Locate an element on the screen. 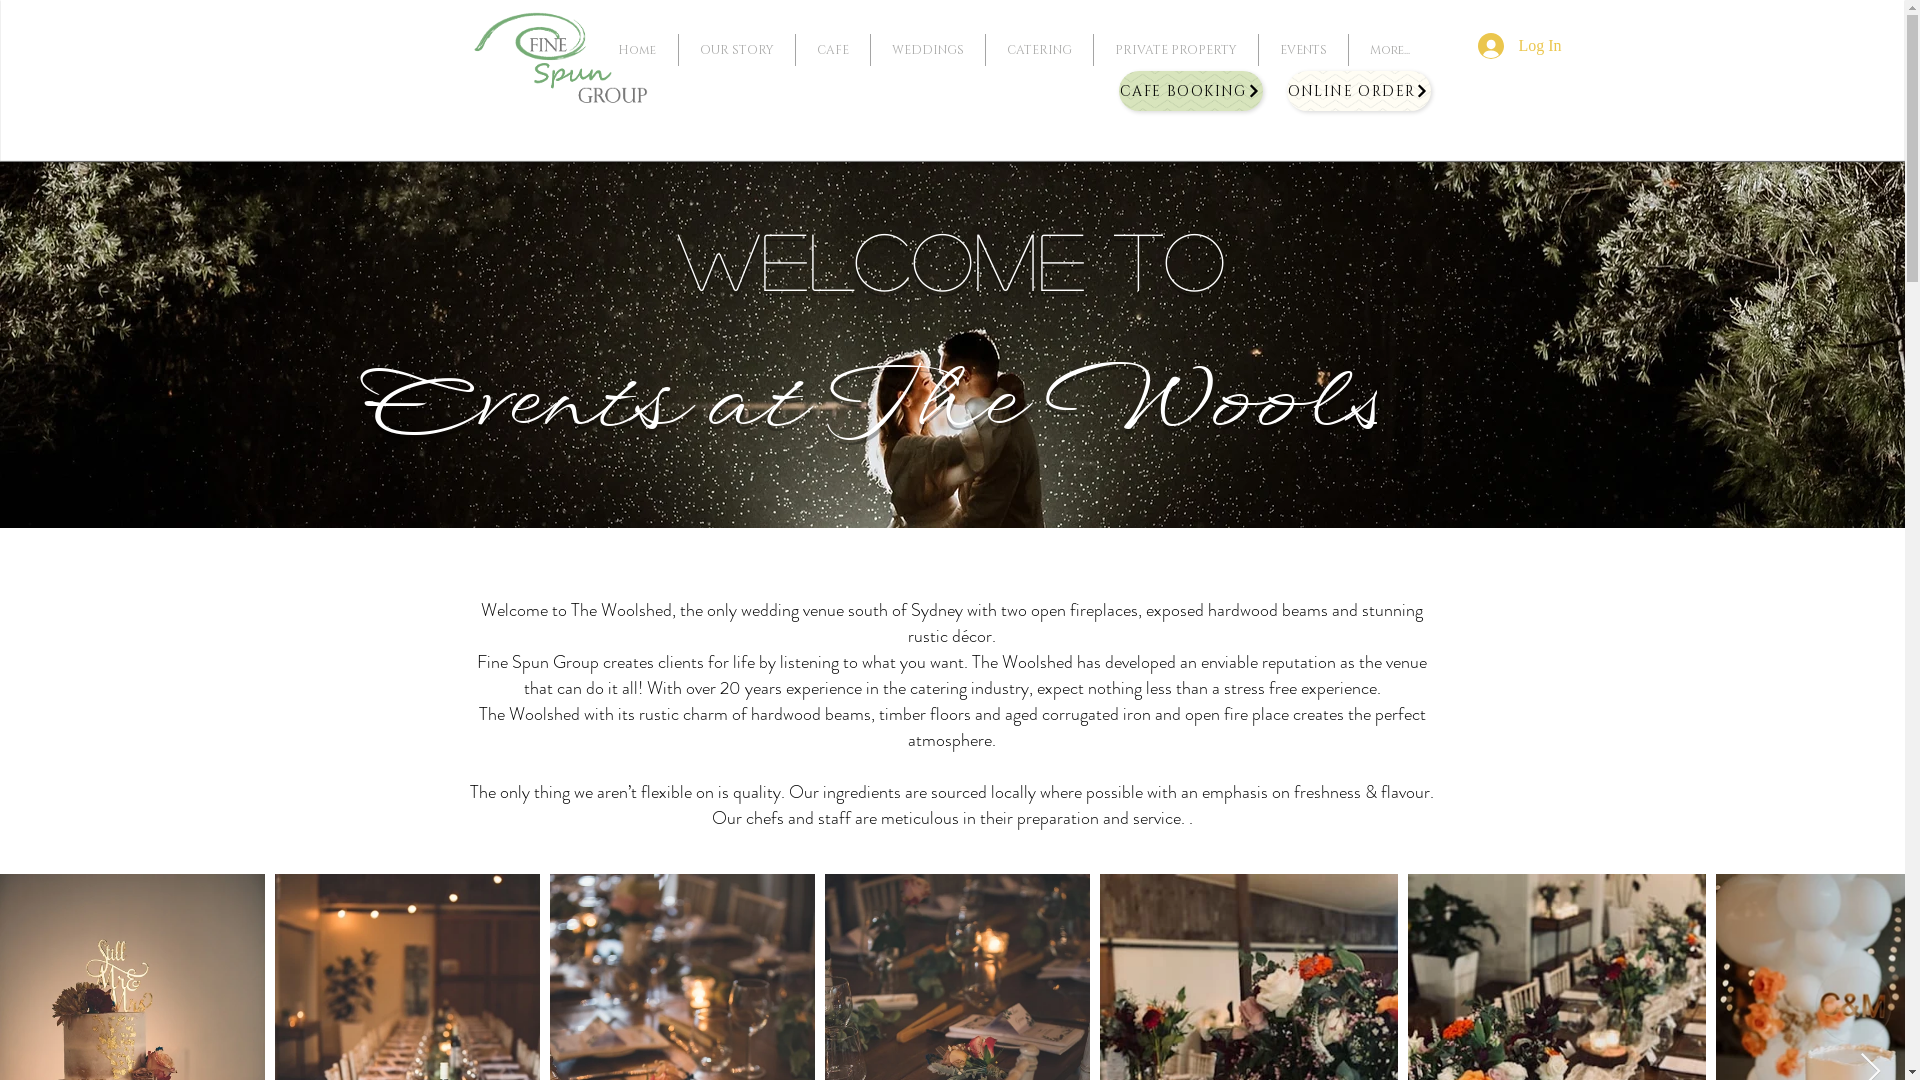 The width and height of the screenshot is (1920, 1080). 'ONLINE ORDER' is located at coordinates (1358, 91).